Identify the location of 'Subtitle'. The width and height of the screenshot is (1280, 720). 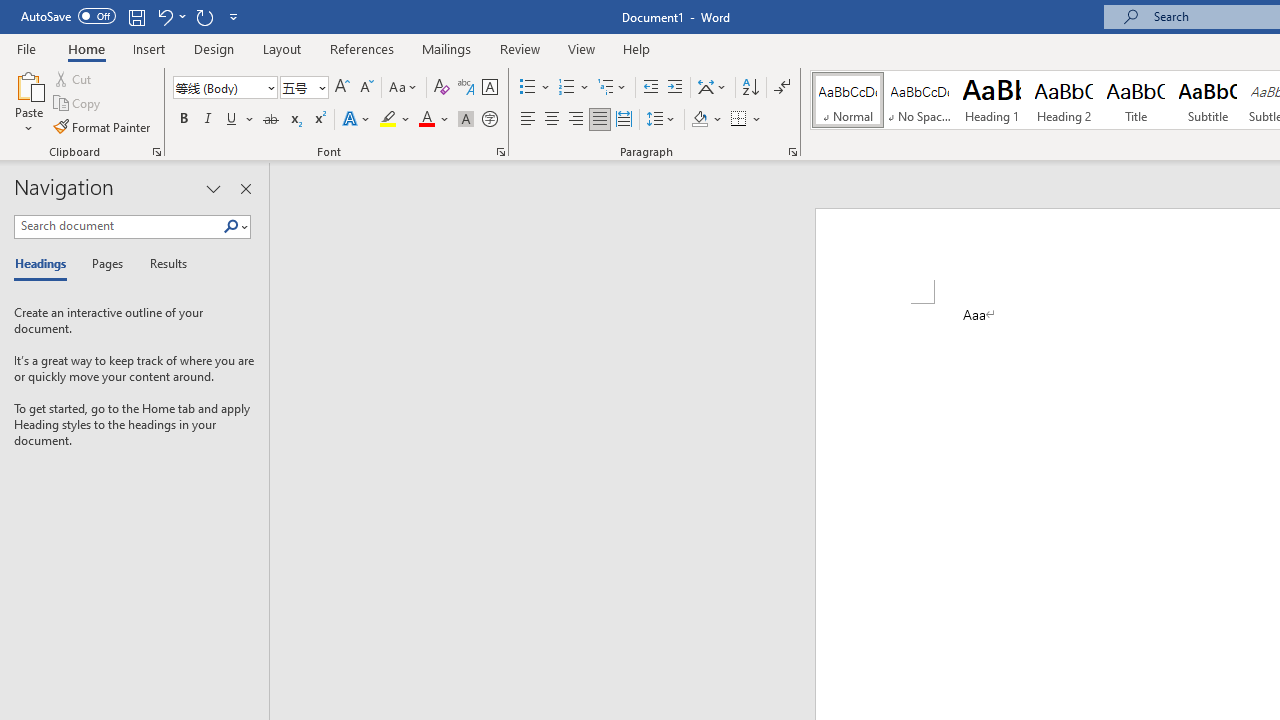
(1207, 100).